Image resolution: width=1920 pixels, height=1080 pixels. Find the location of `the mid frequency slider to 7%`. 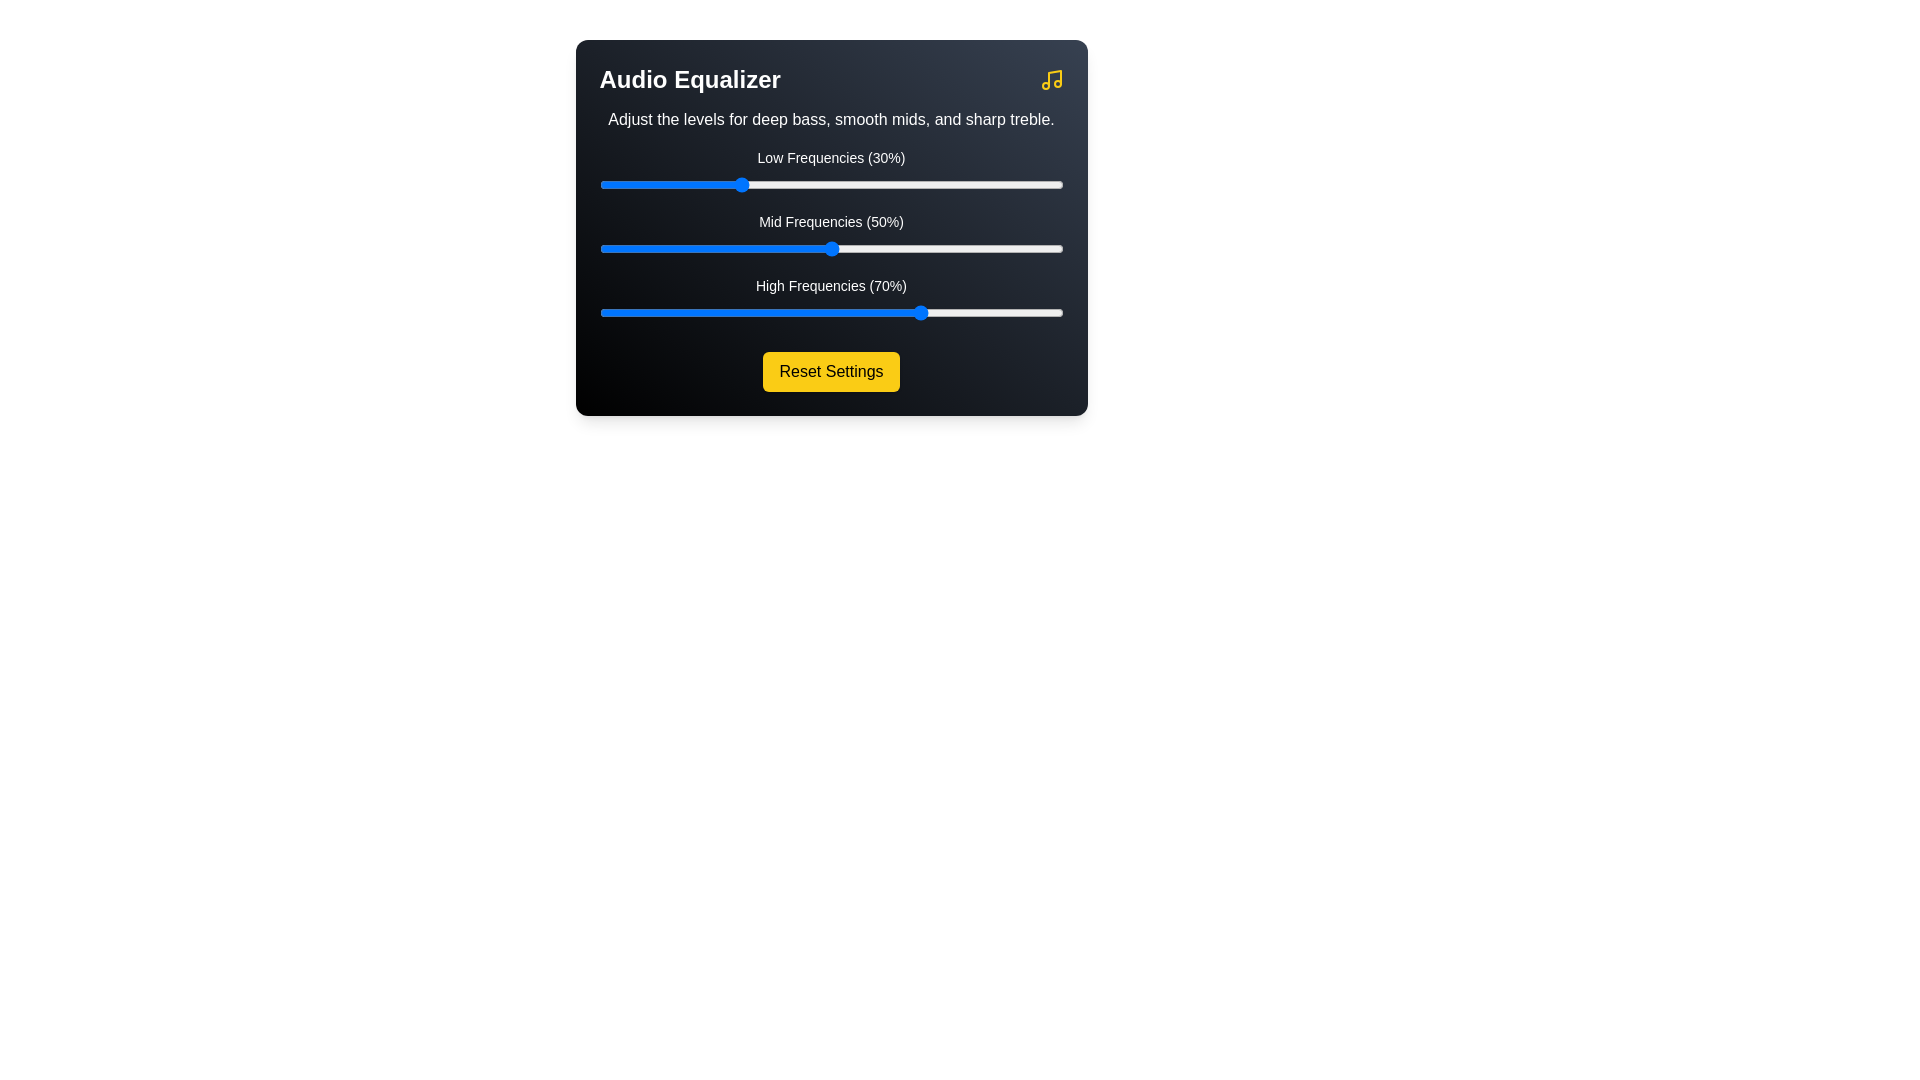

the mid frequency slider to 7% is located at coordinates (631, 248).